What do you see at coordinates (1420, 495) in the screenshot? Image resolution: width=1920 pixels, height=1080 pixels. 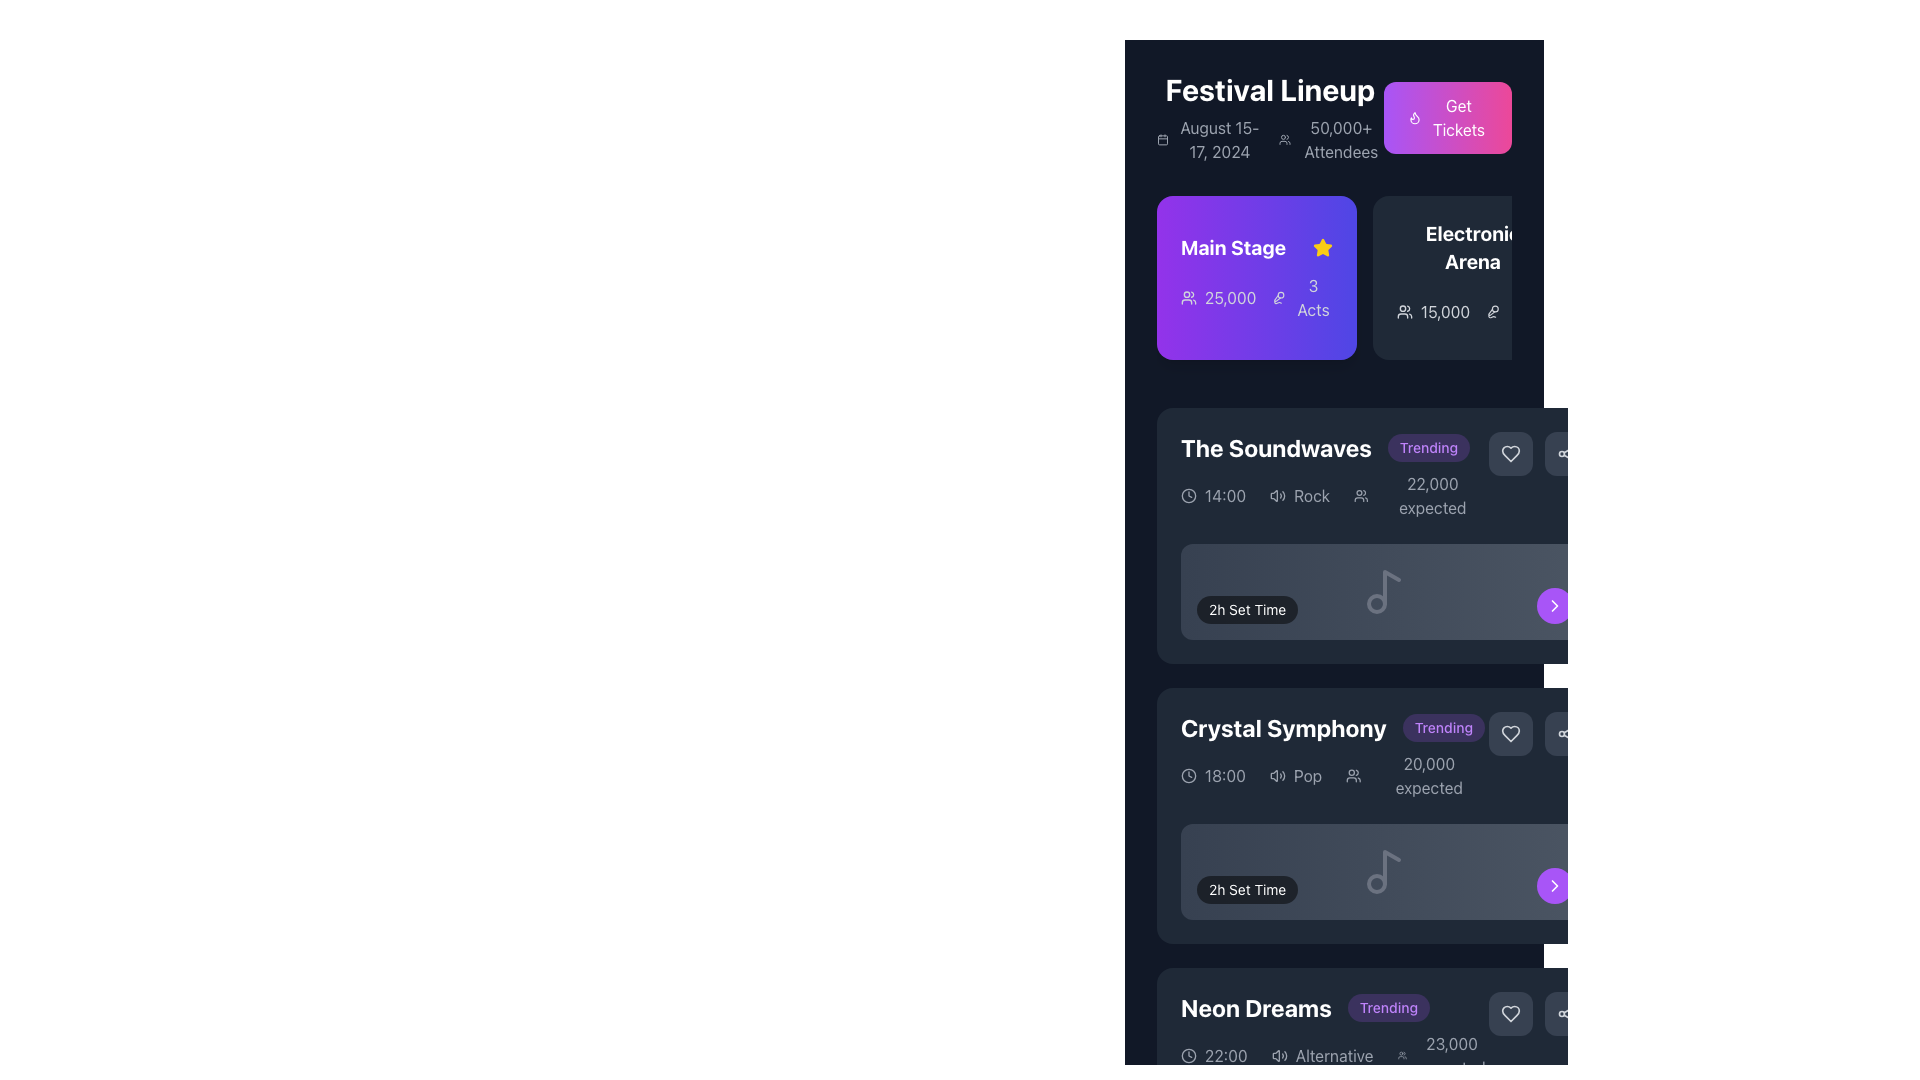 I see `text label displaying the anticipated attendance ('22,000 expected') for 'The Soundwaves' event, which is aligned with its associated icon` at bounding box center [1420, 495].